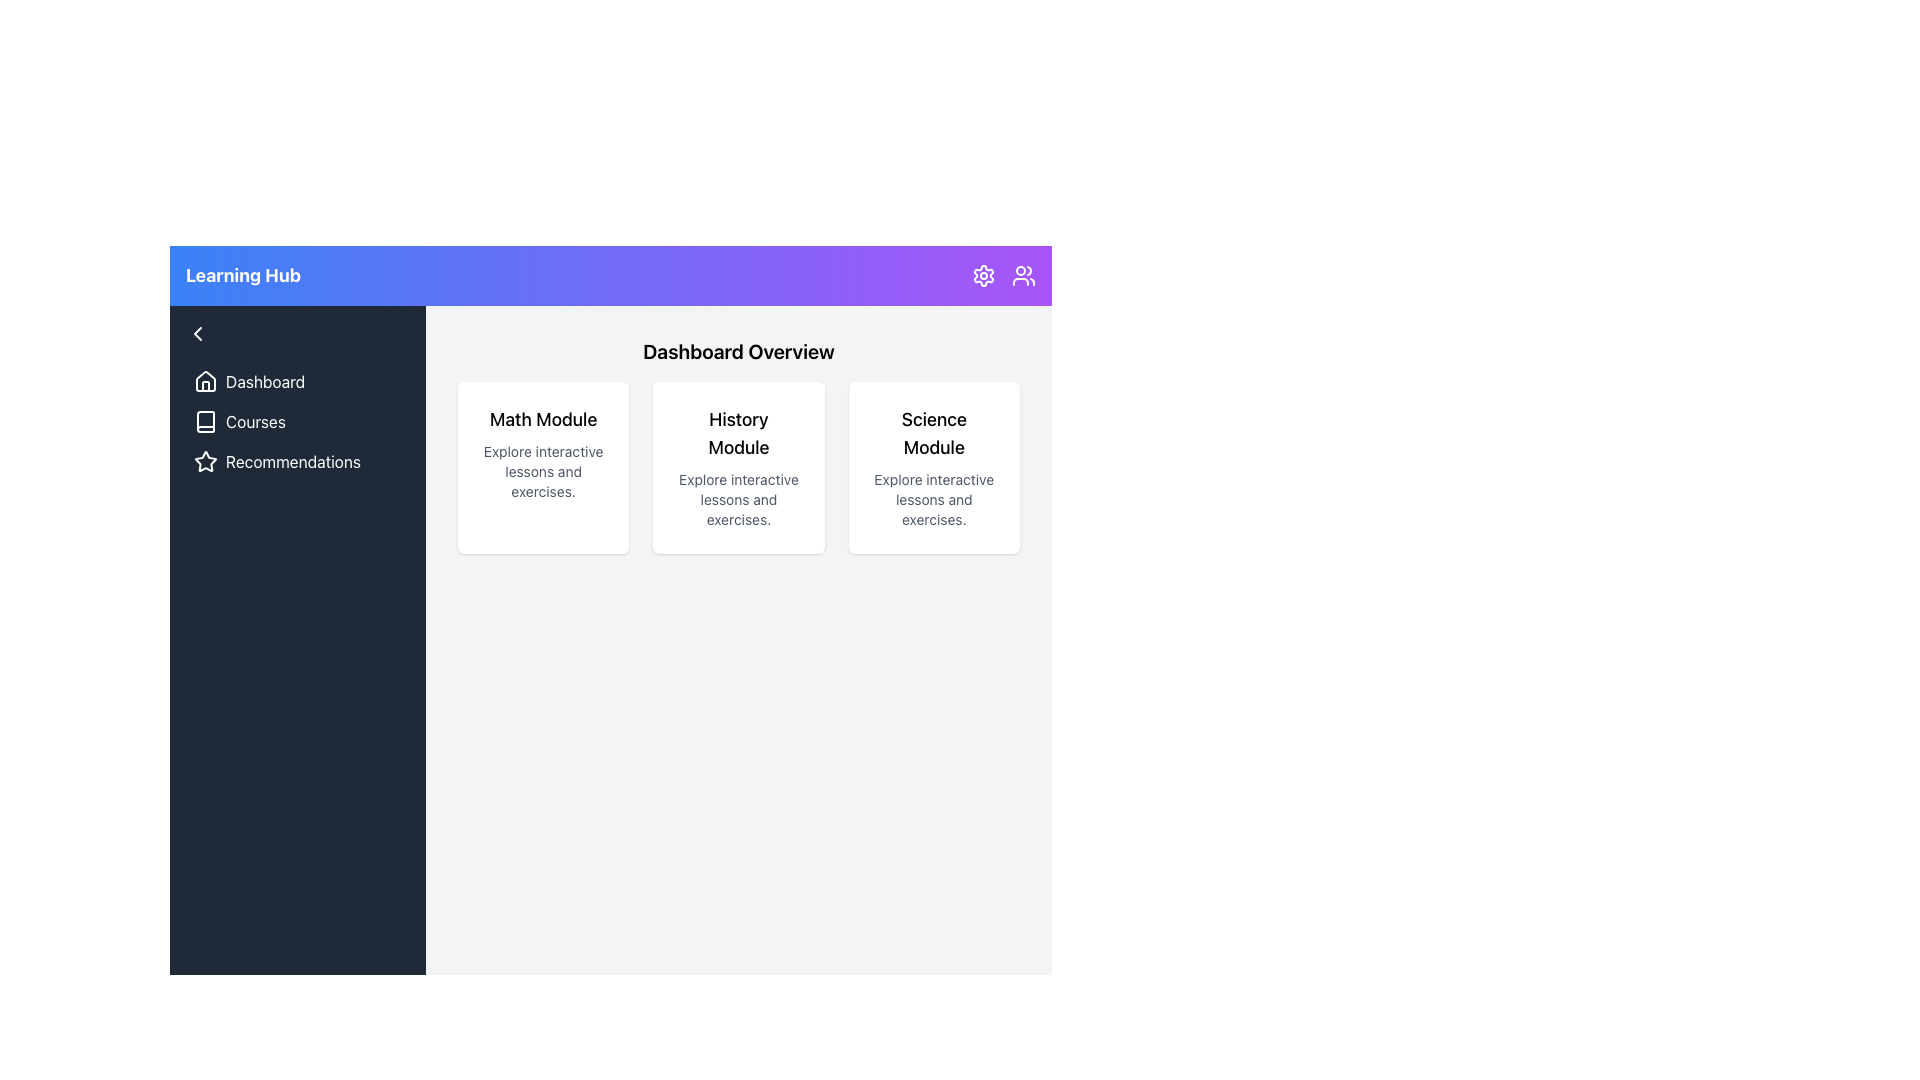 The image size is (1920, 1080). I want to click on the descriptive text element that reads 'Explore interactive lessons and exercises', which is styled simply and is located below the 'Science Module' text in the upper-right quadrant of the dashboard interface, so click(933, 499).